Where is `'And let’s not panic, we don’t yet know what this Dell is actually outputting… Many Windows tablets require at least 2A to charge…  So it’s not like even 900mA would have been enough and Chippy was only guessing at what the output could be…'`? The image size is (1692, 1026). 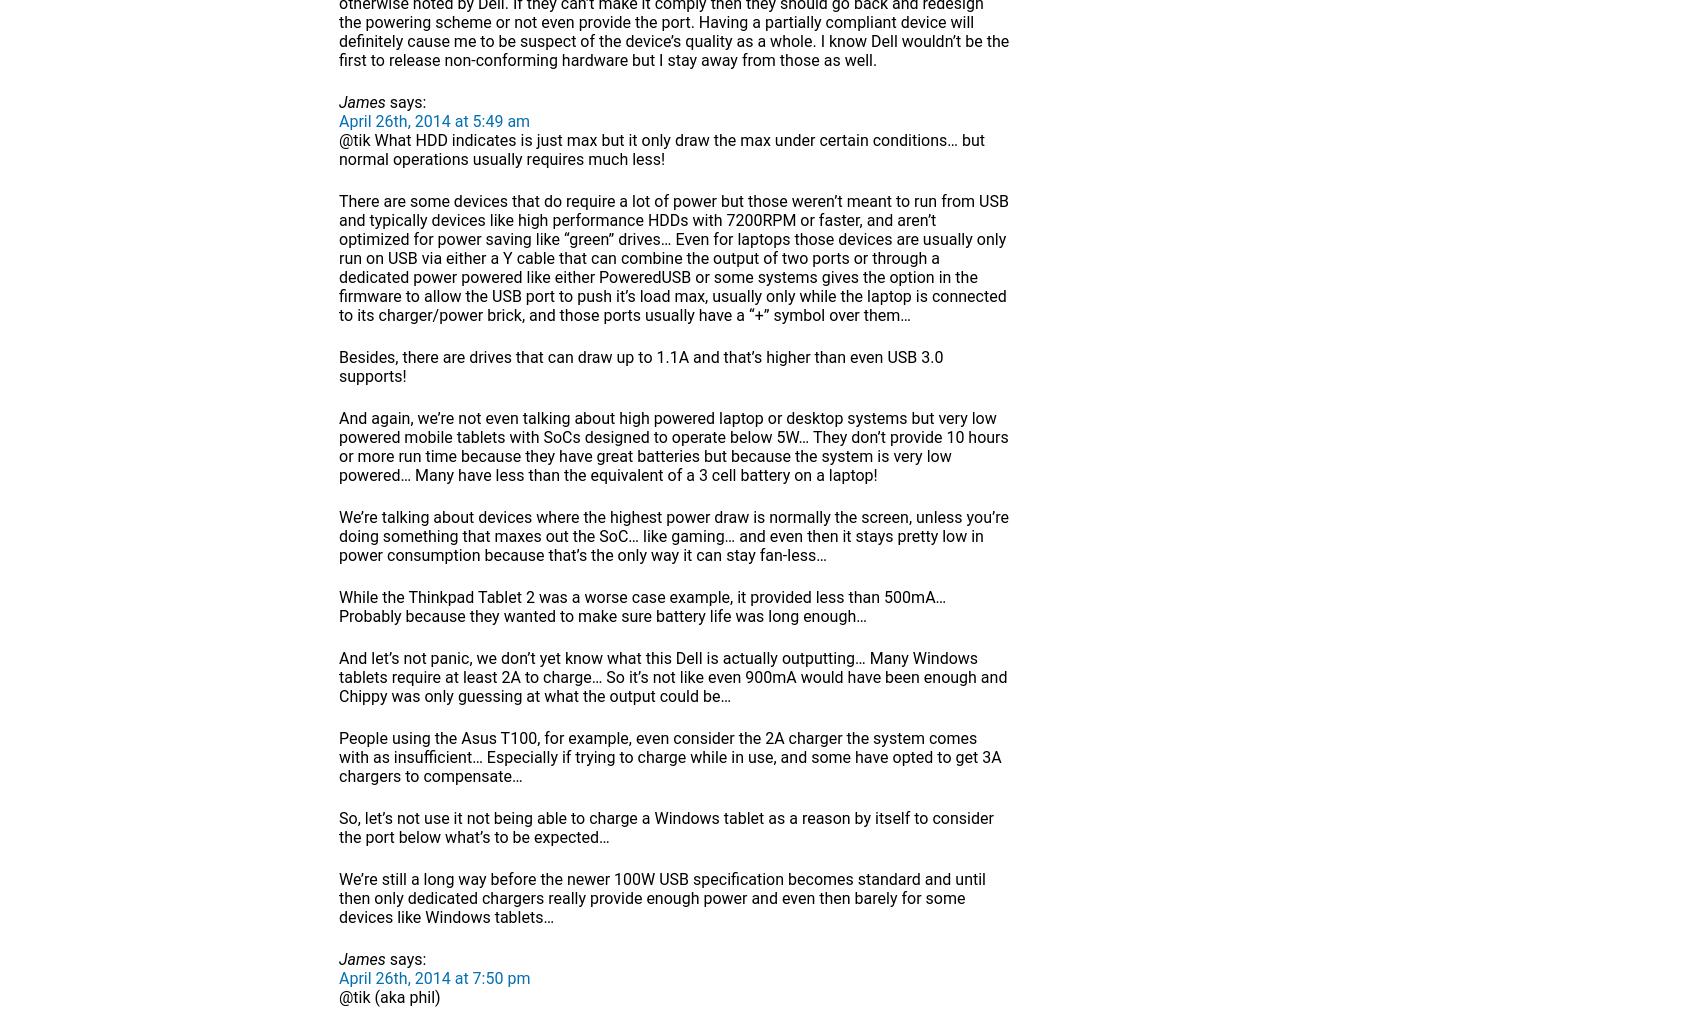
'And let’s not panic, we don’t yet know what this Dell is actually outputting… Many Windows tablets require at least 2A to charge…  So it’s not like even 900mA would have been enough and Chippy was only guessing at what the output could be…' is located at coordinates (673, 676).